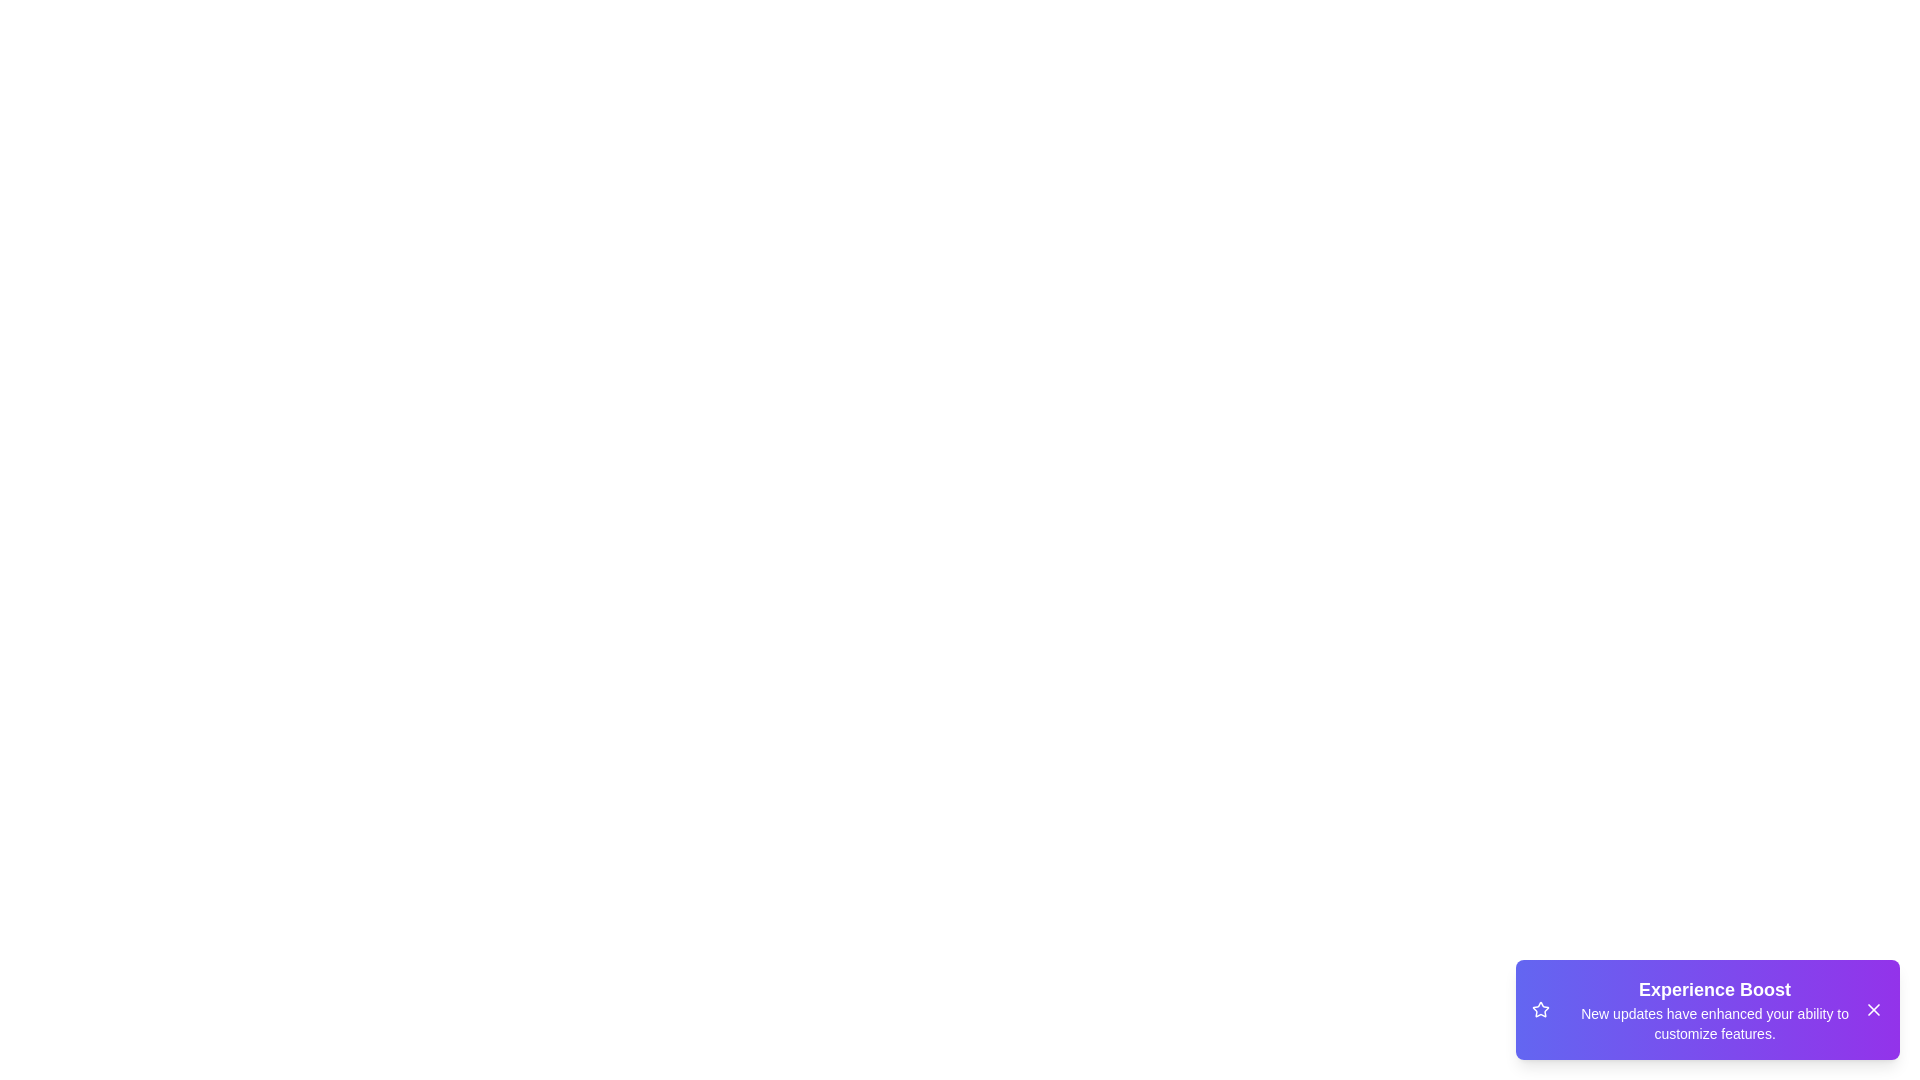  What do you see at coordinates (1872, 1010) in the screenshot?
I see `the close button of the snackbar to dismiss it` at bounding box center [1872, 1010].